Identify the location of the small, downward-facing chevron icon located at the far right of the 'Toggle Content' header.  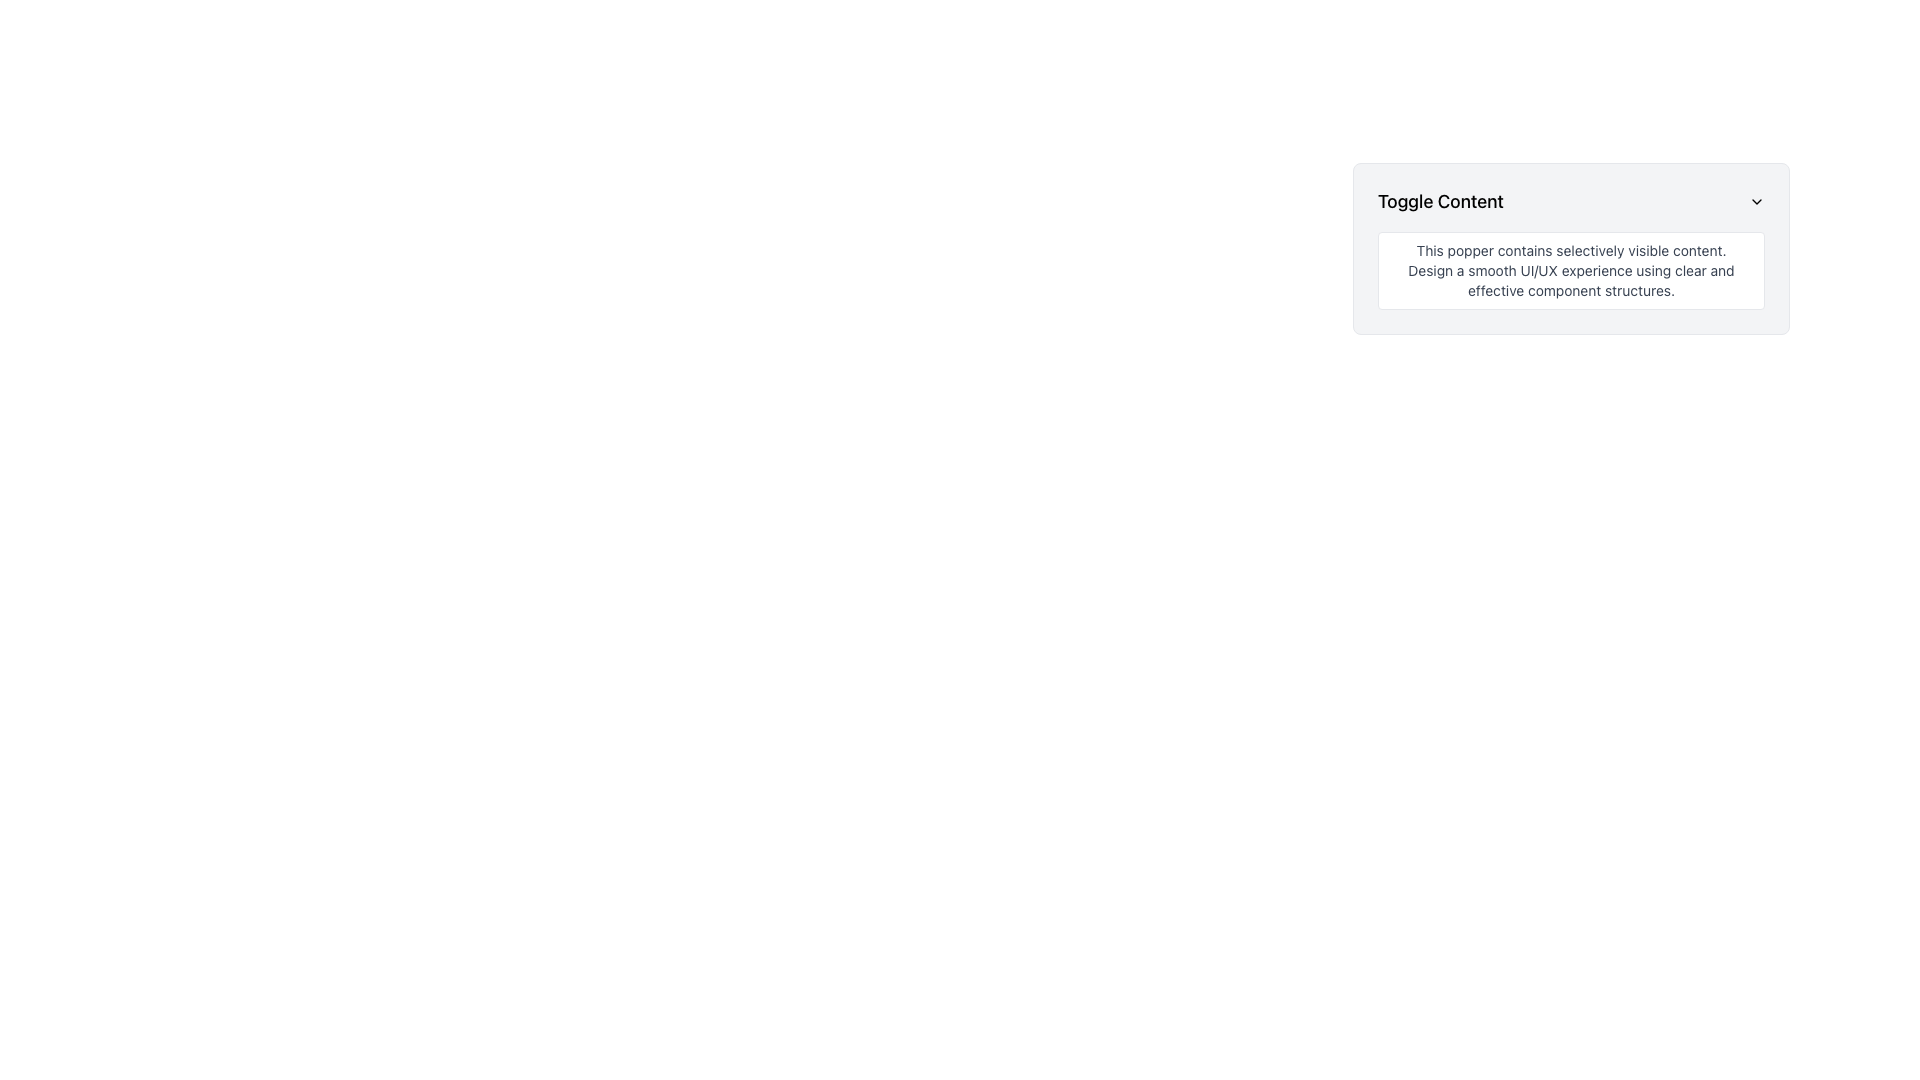
(1755, 201).